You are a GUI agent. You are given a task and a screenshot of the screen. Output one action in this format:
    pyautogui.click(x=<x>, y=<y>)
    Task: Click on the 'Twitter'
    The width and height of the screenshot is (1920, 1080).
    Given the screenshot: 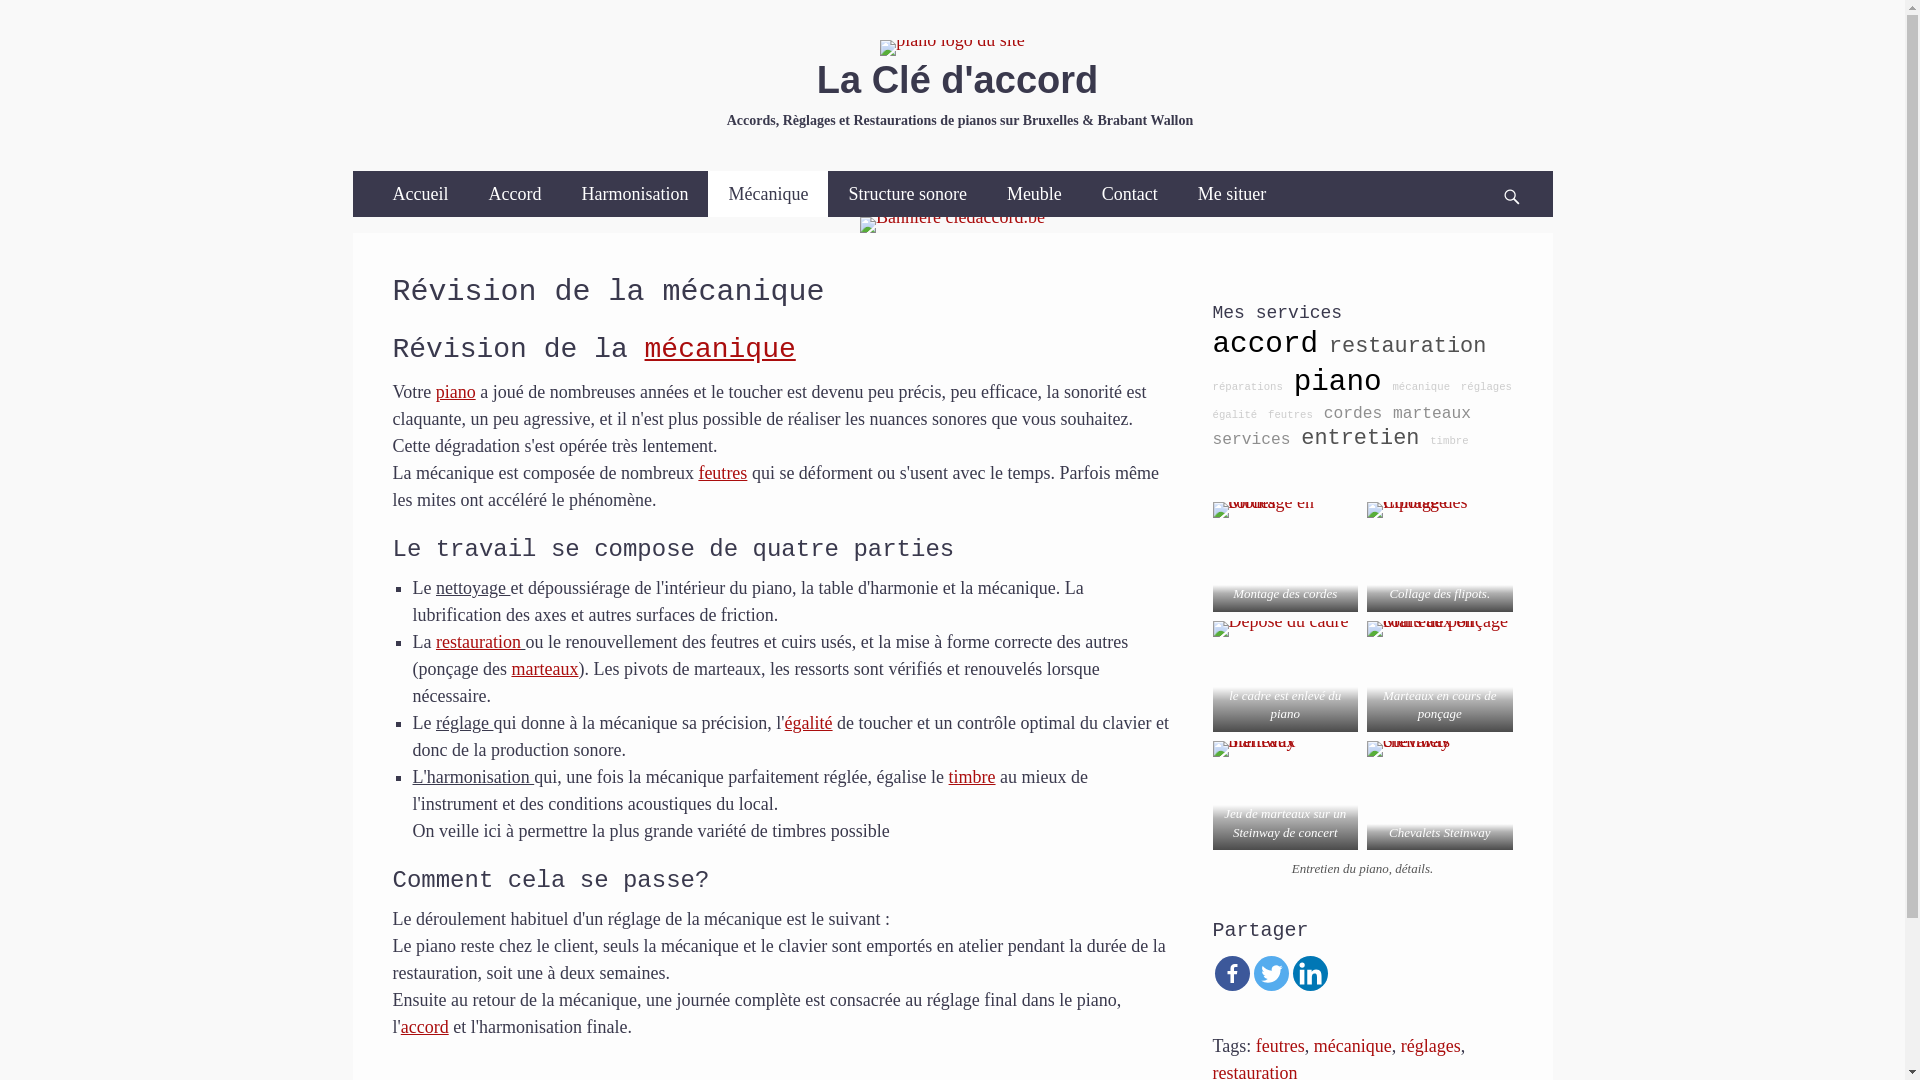 What is the action you would take?
    pyautogui.click(x=1270, y=972)
    